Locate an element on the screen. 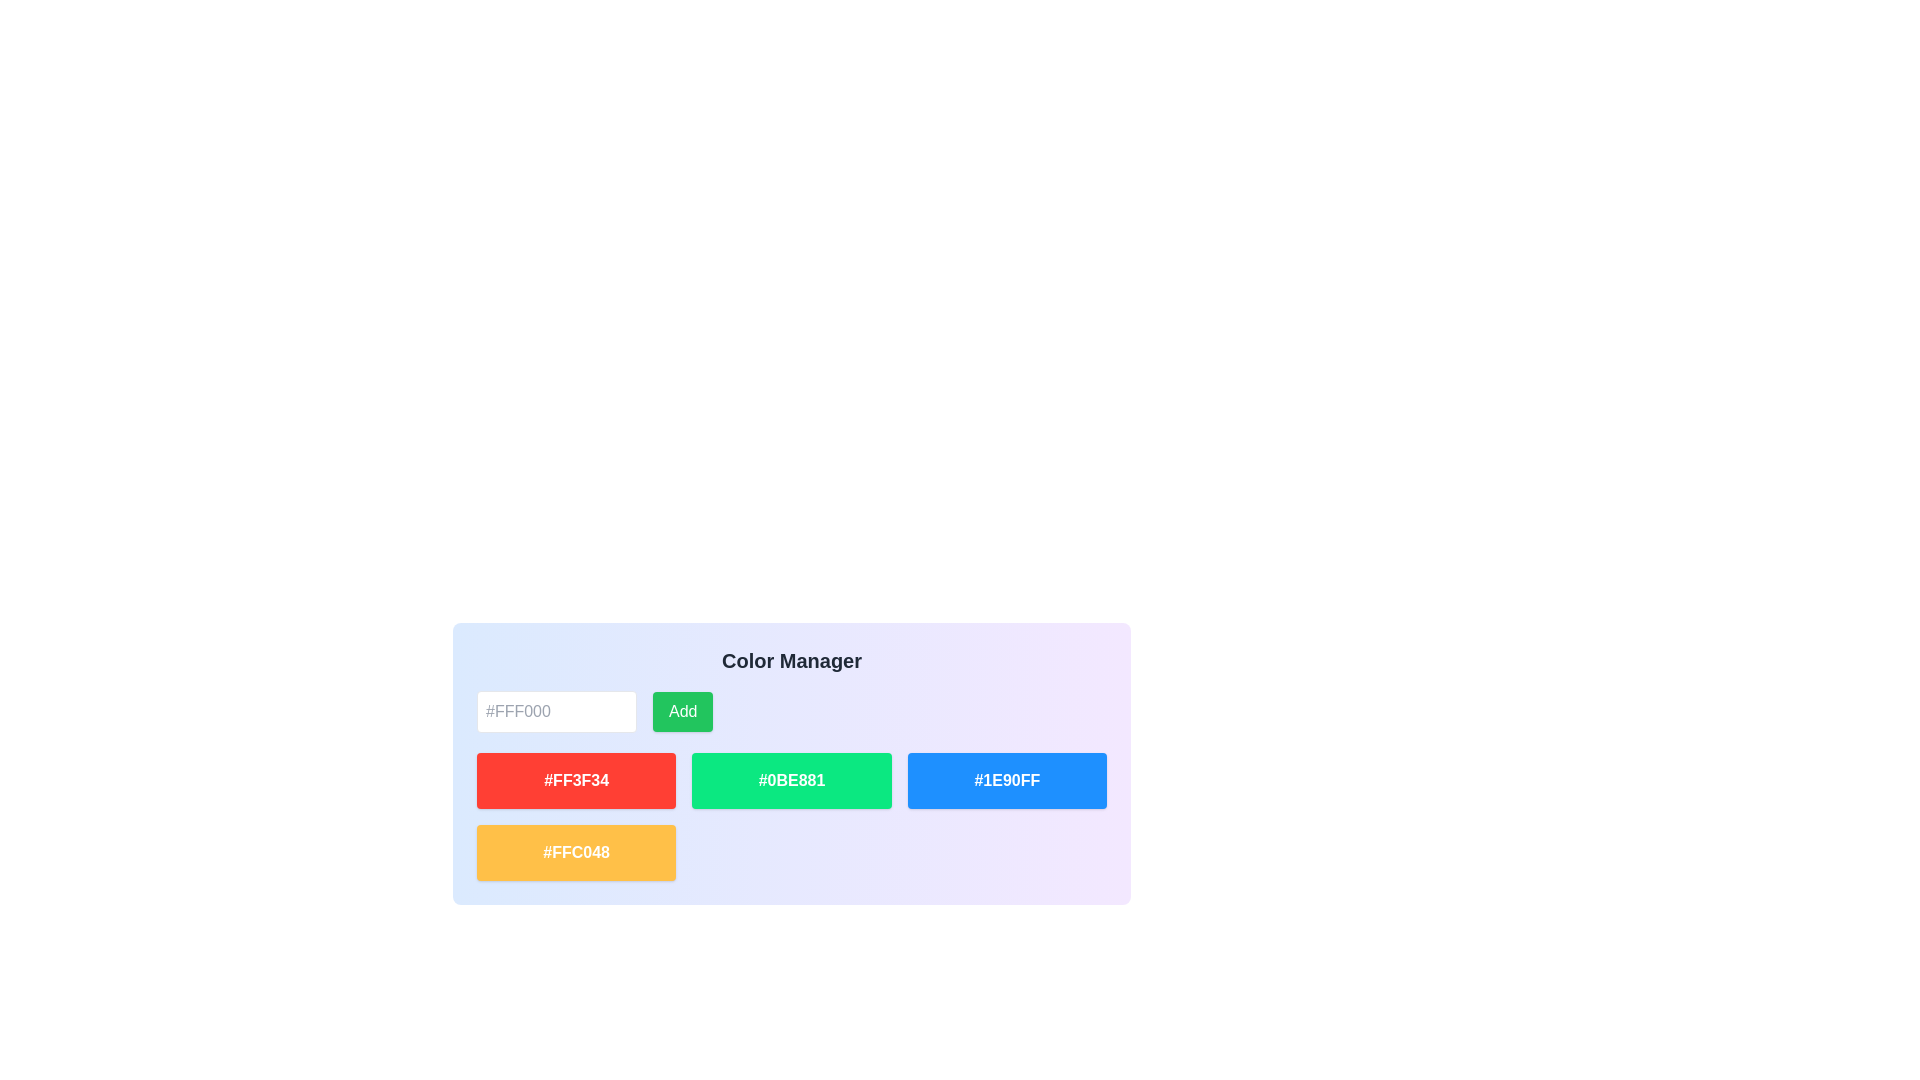 The height and width of the screenshot is (1080, 1920). the bright green Color Display Swatch labeled '#0BE881' located under the 'Color Manager' title, specifically the second swatch in the middle row is located at coordinates (791, 766).